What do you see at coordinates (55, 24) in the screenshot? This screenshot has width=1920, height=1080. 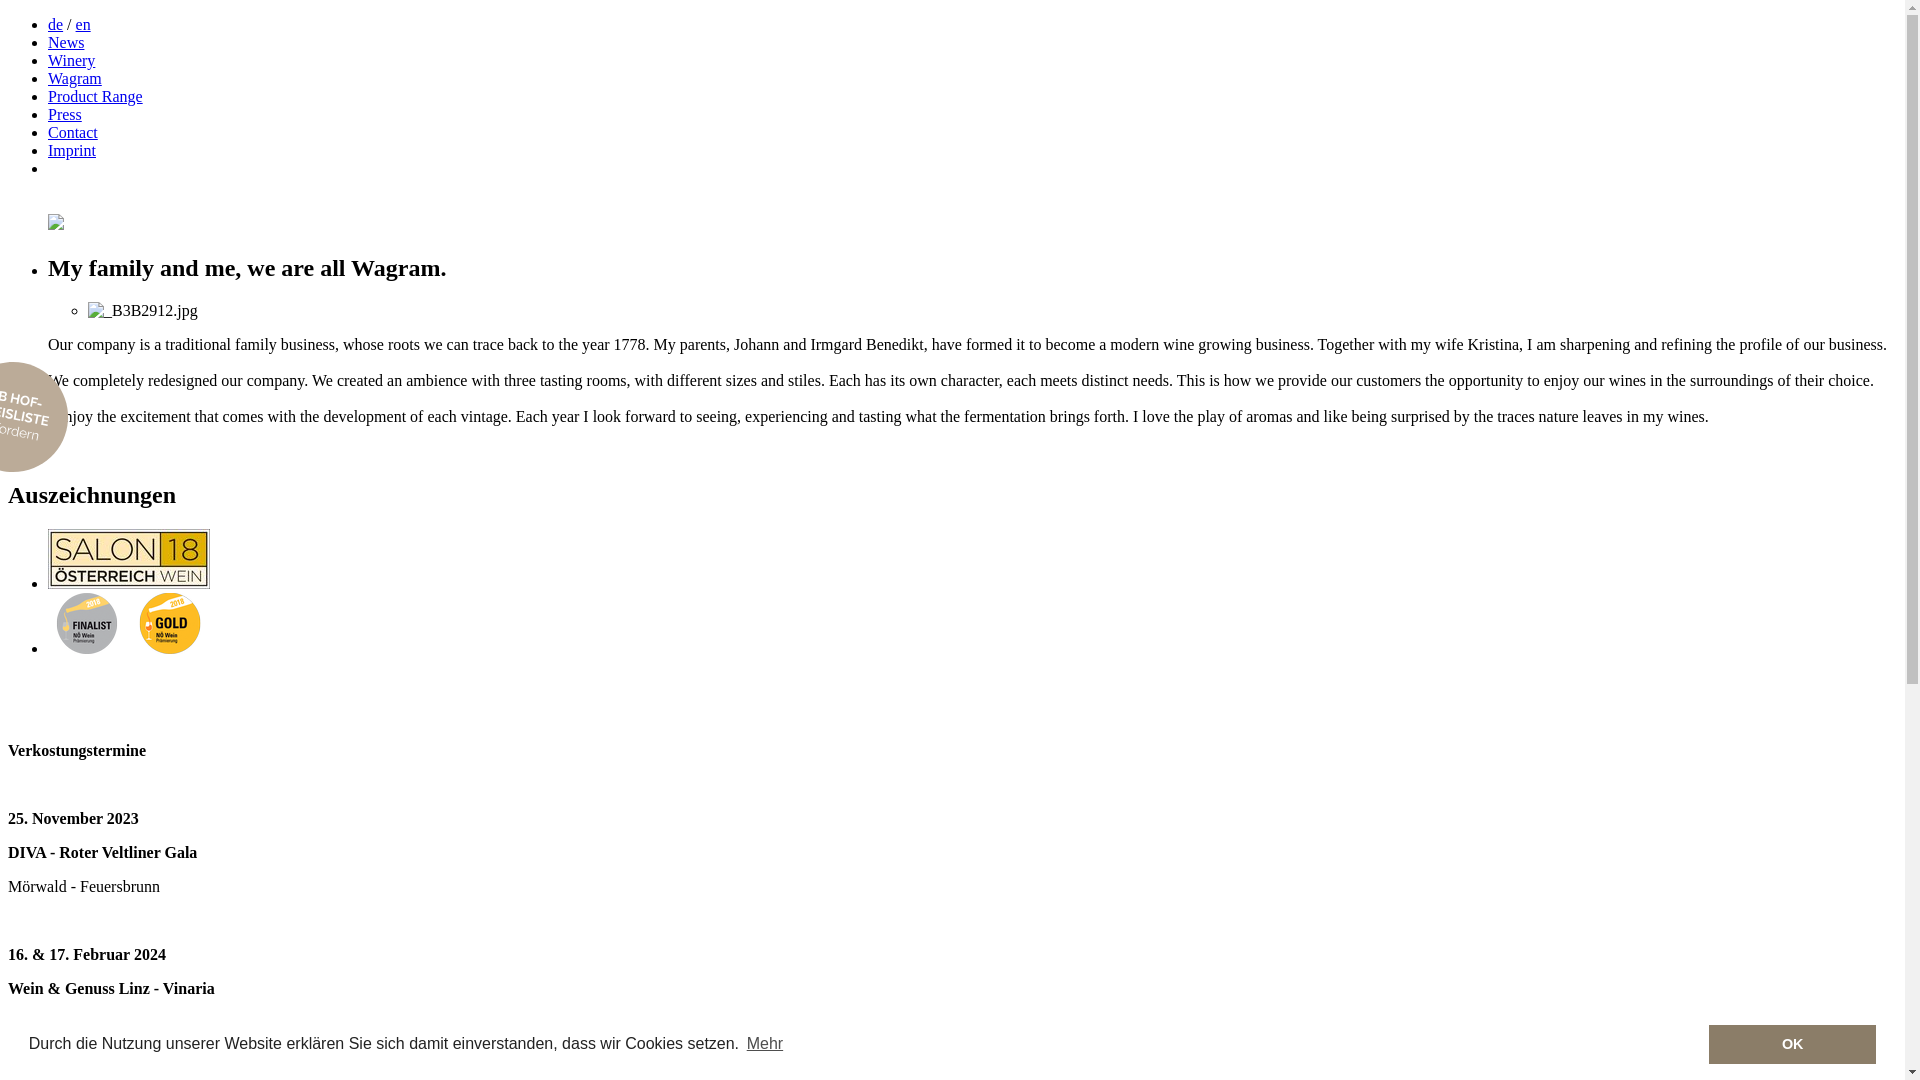 I see `'de'` at bounding box center [55, 24].